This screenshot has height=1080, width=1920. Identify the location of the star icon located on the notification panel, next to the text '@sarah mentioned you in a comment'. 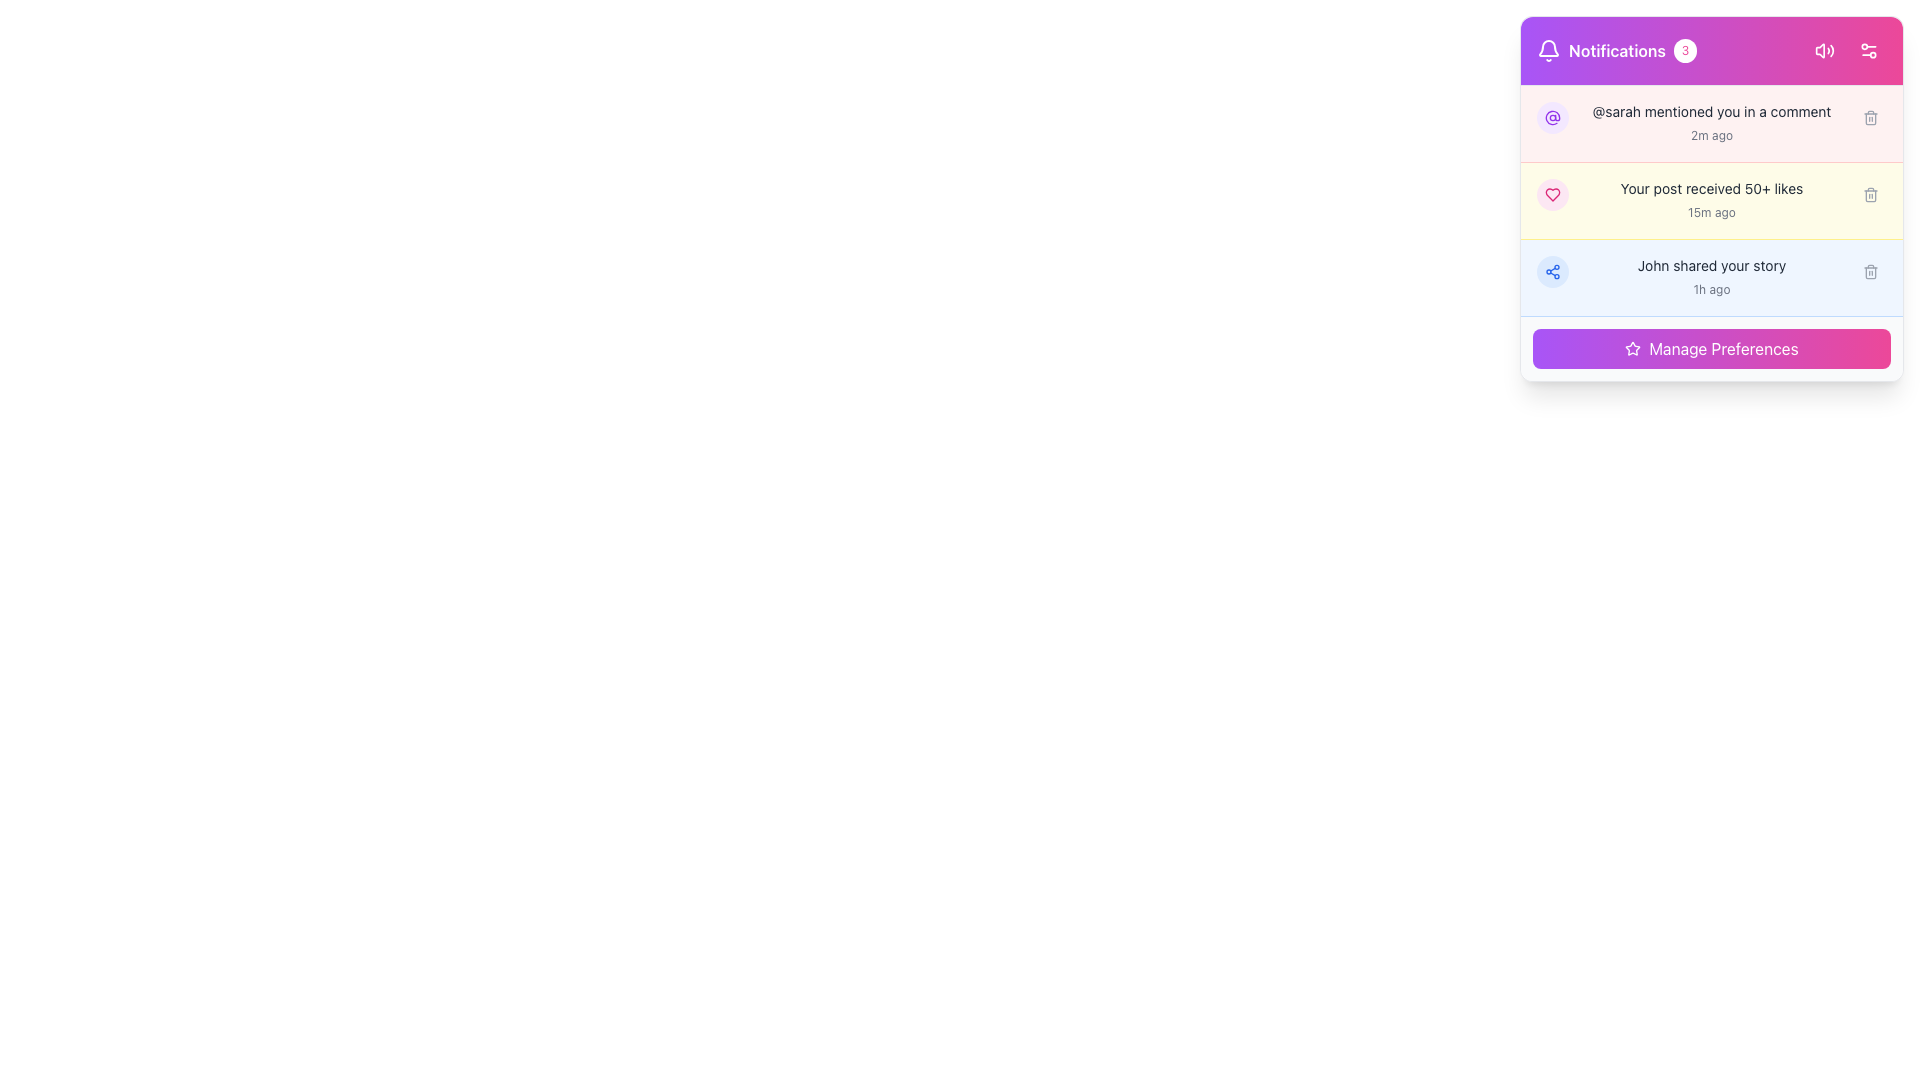
(1633, 347).